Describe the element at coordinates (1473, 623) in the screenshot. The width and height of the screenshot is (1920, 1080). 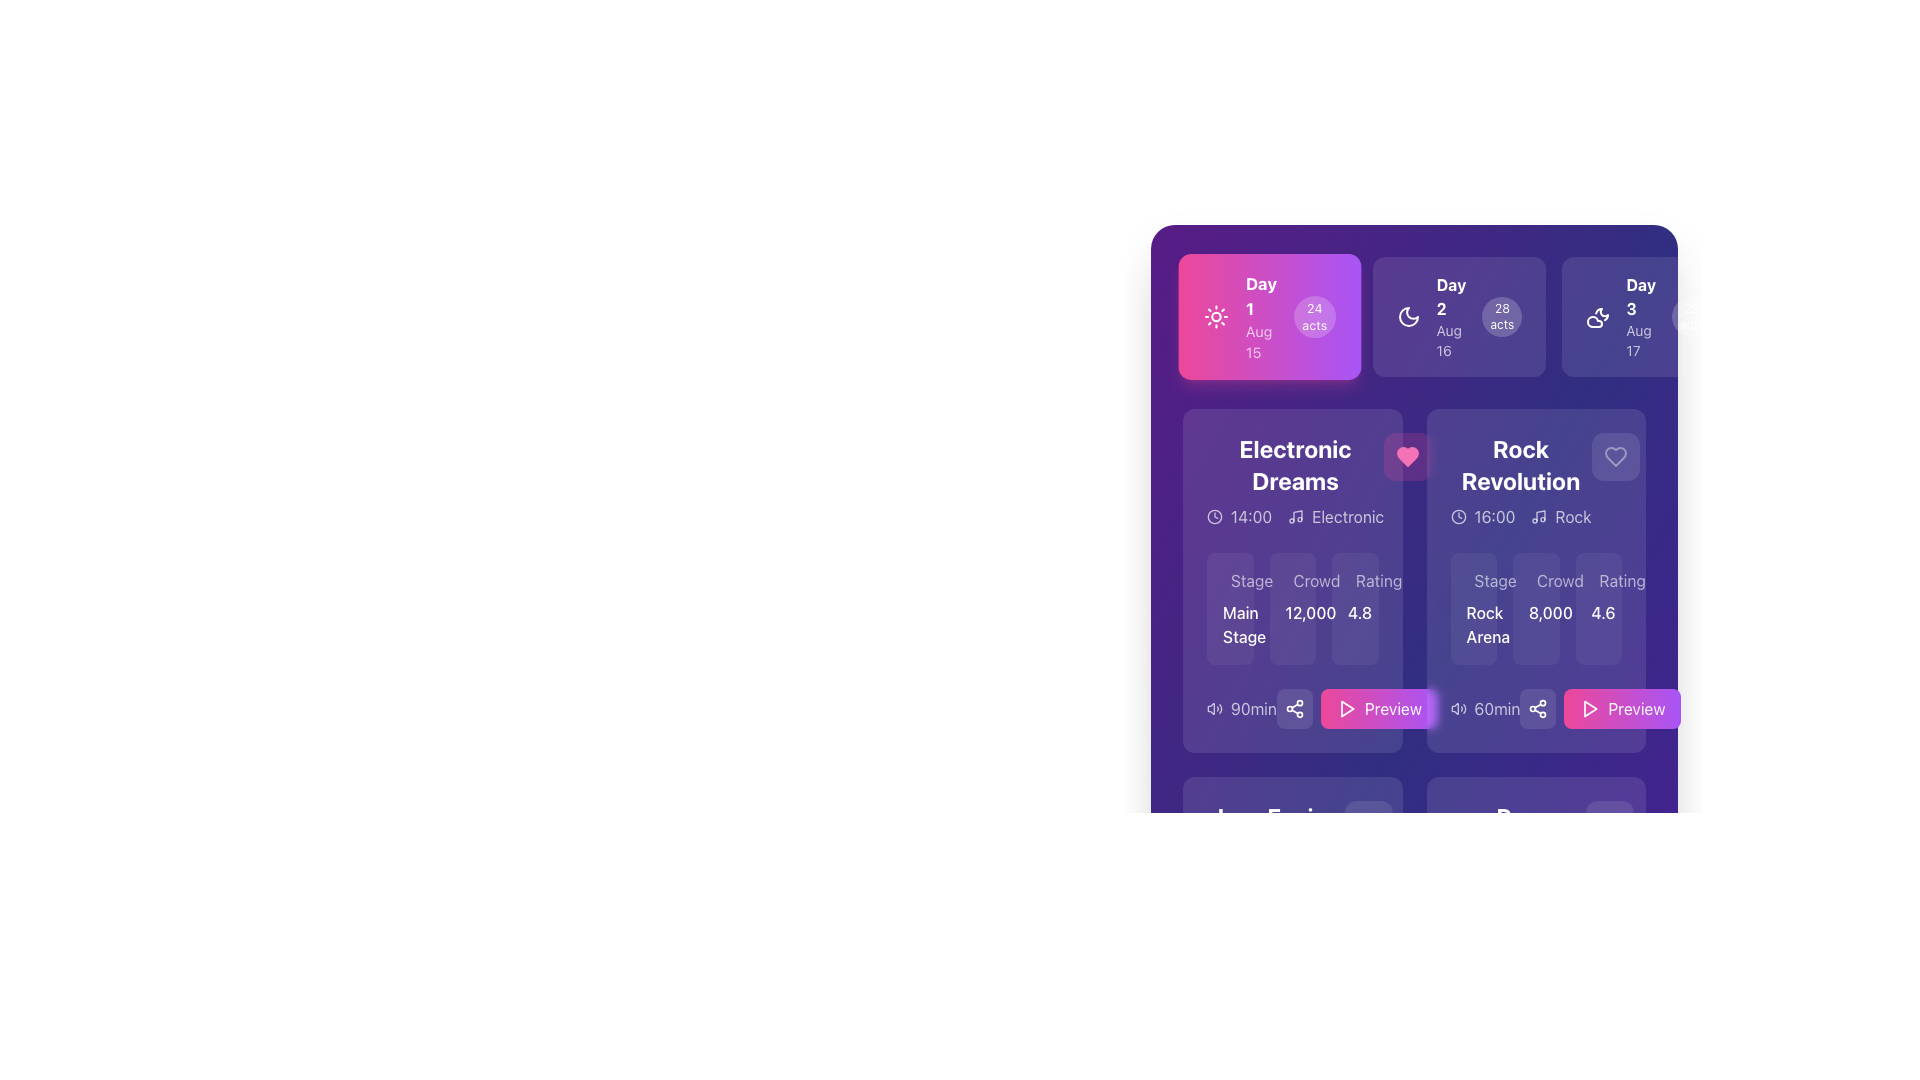
I see `the text element displaying 'Rock Arena', which is located in the second card under the 'Rock Revolution' section, directly below the text 'Stage'` at that location.